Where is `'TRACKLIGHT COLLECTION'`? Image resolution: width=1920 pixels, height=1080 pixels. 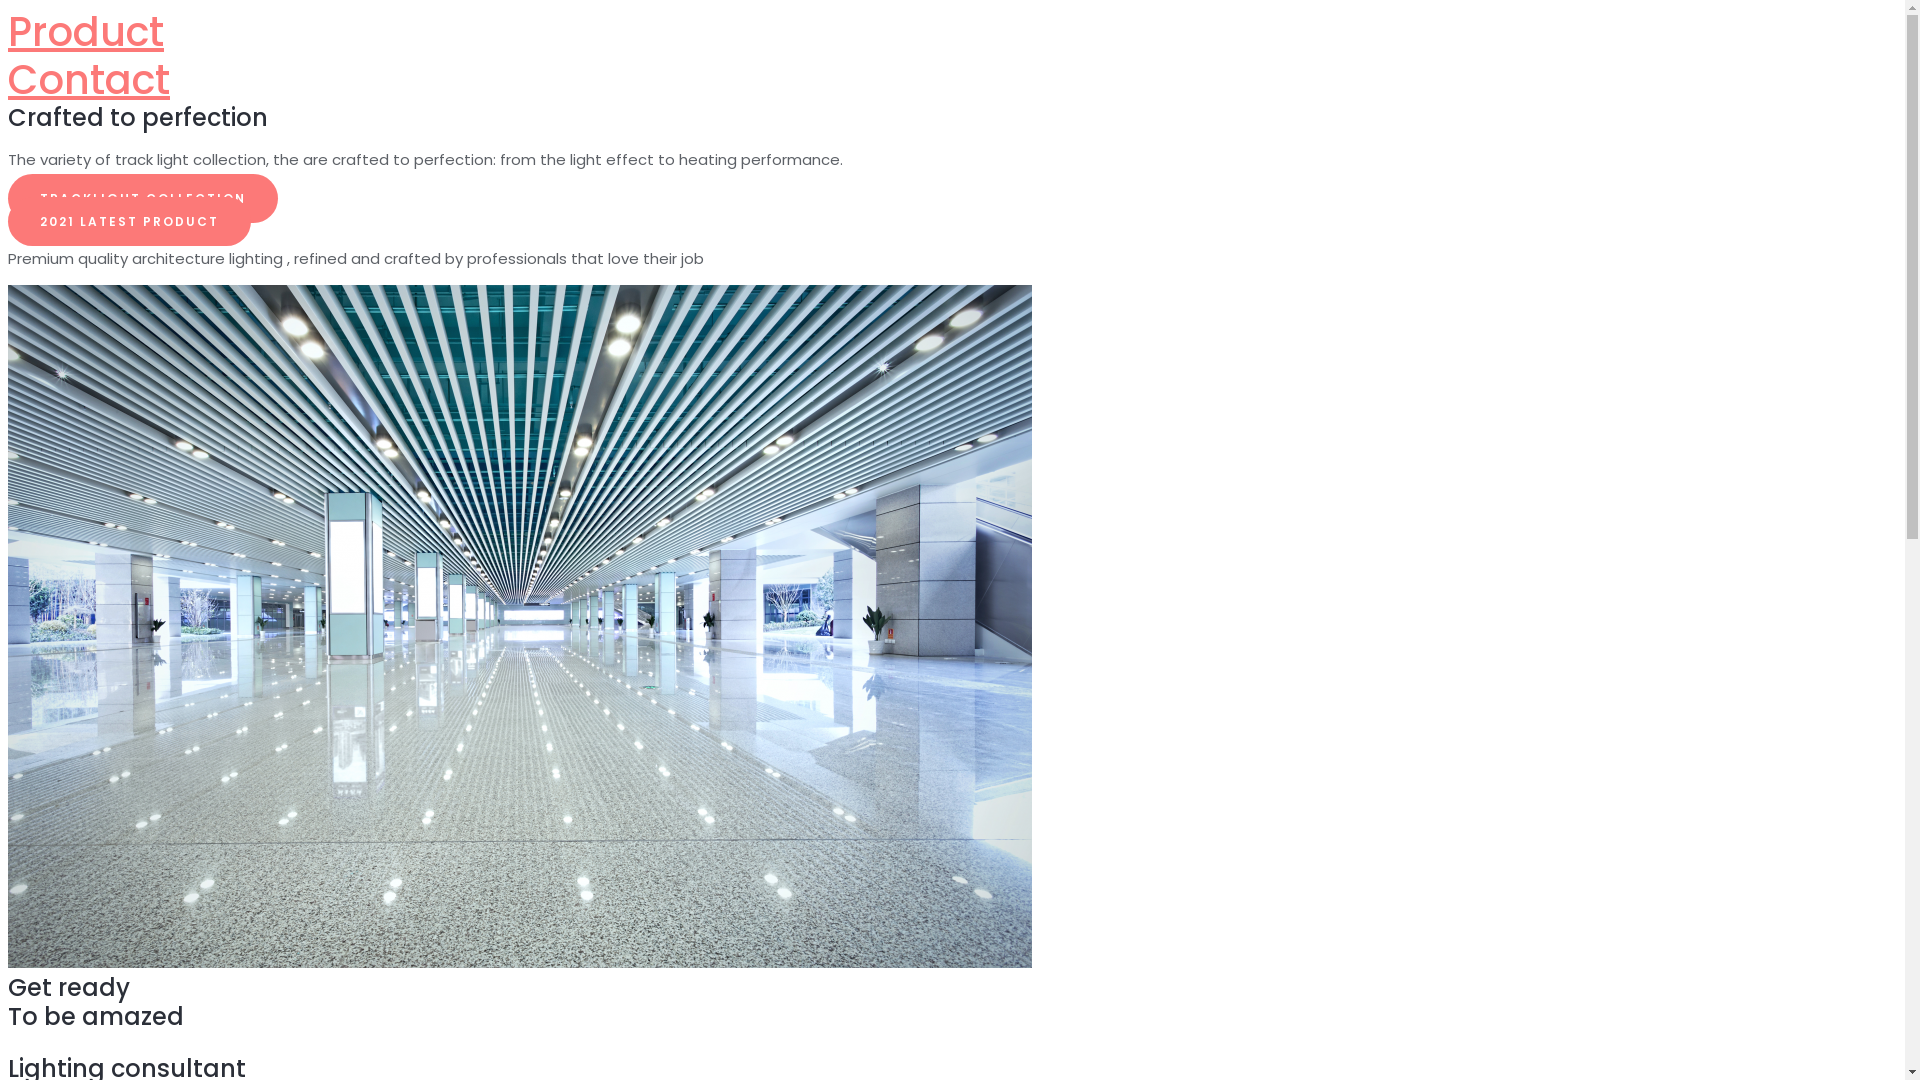 'TRACKLIGHT COLLECTION' is located at coordinates (142, 198).